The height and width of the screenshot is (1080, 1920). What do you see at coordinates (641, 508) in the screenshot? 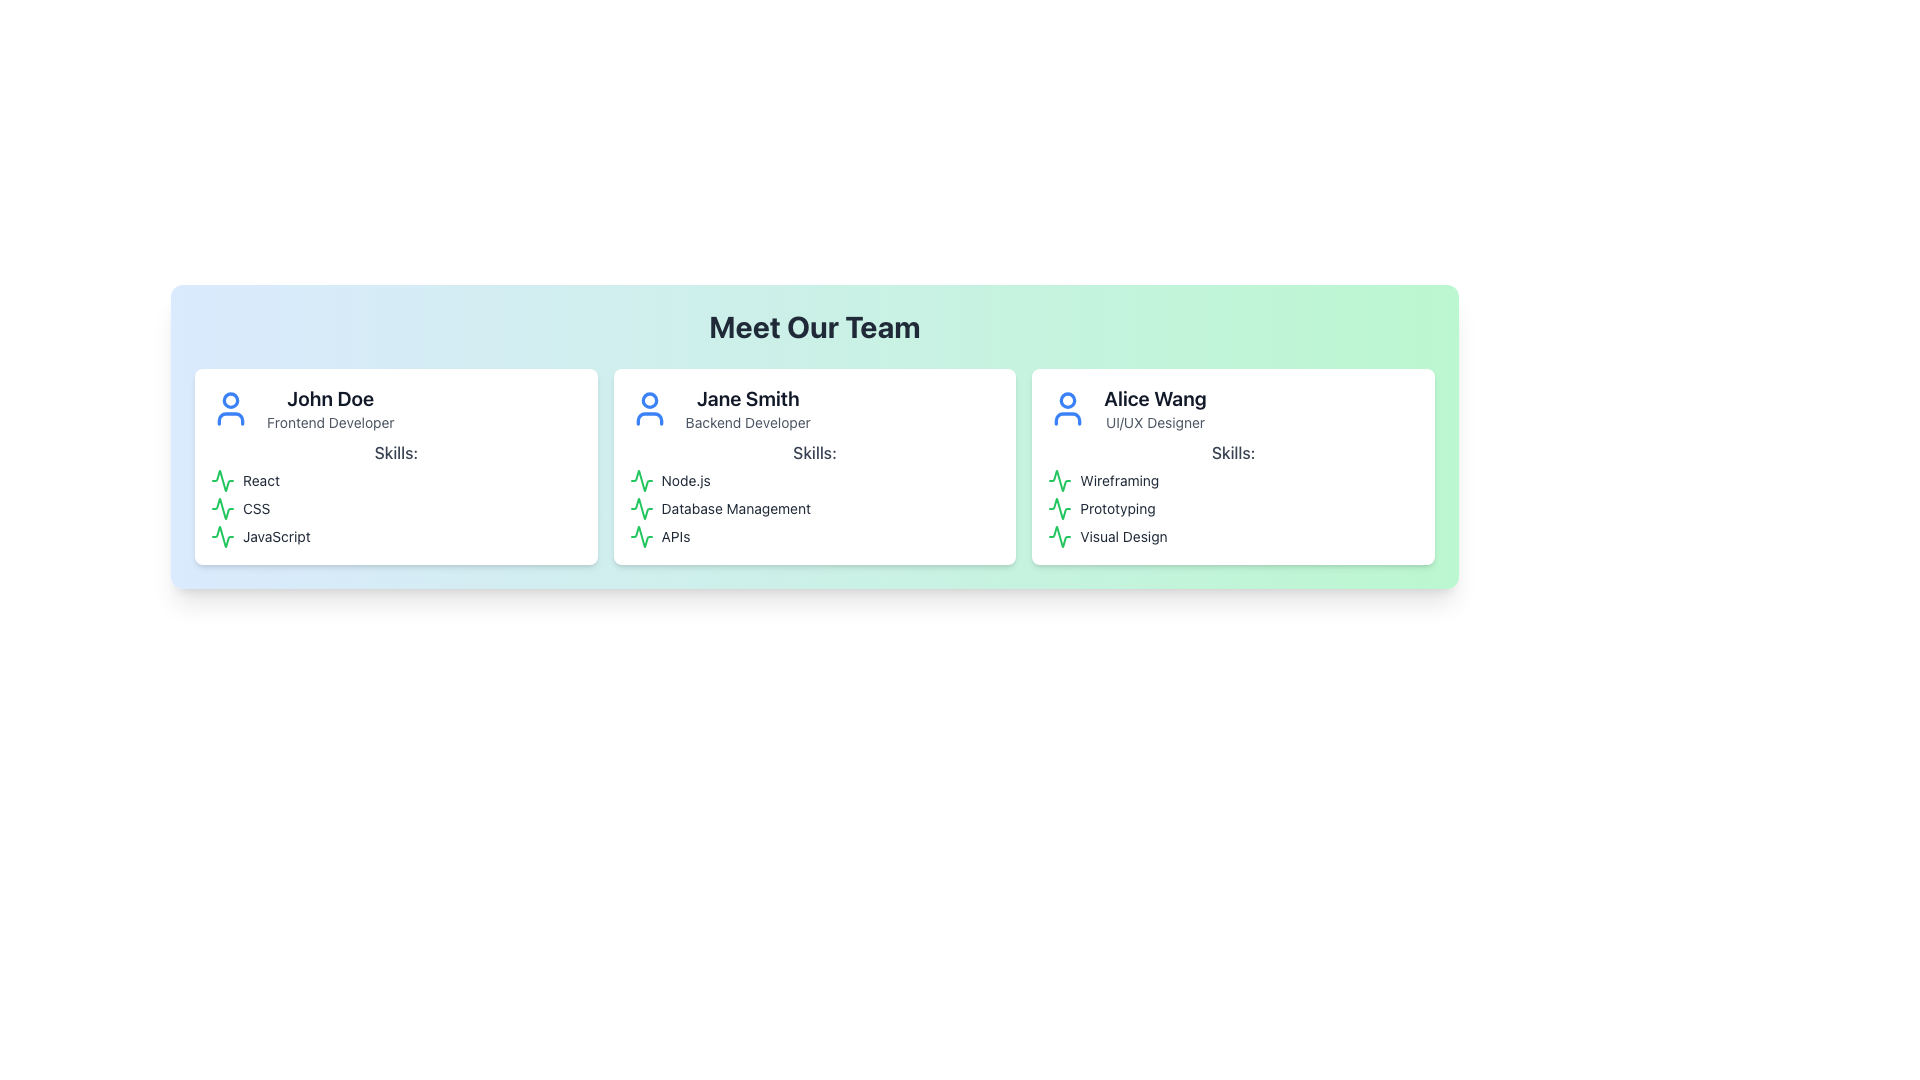
I see `the icon representing the skill category for 'Database Management' located in the second card under the title 'Meet Our Team' in the 'Skills' section` at bounding box center [641, 508].